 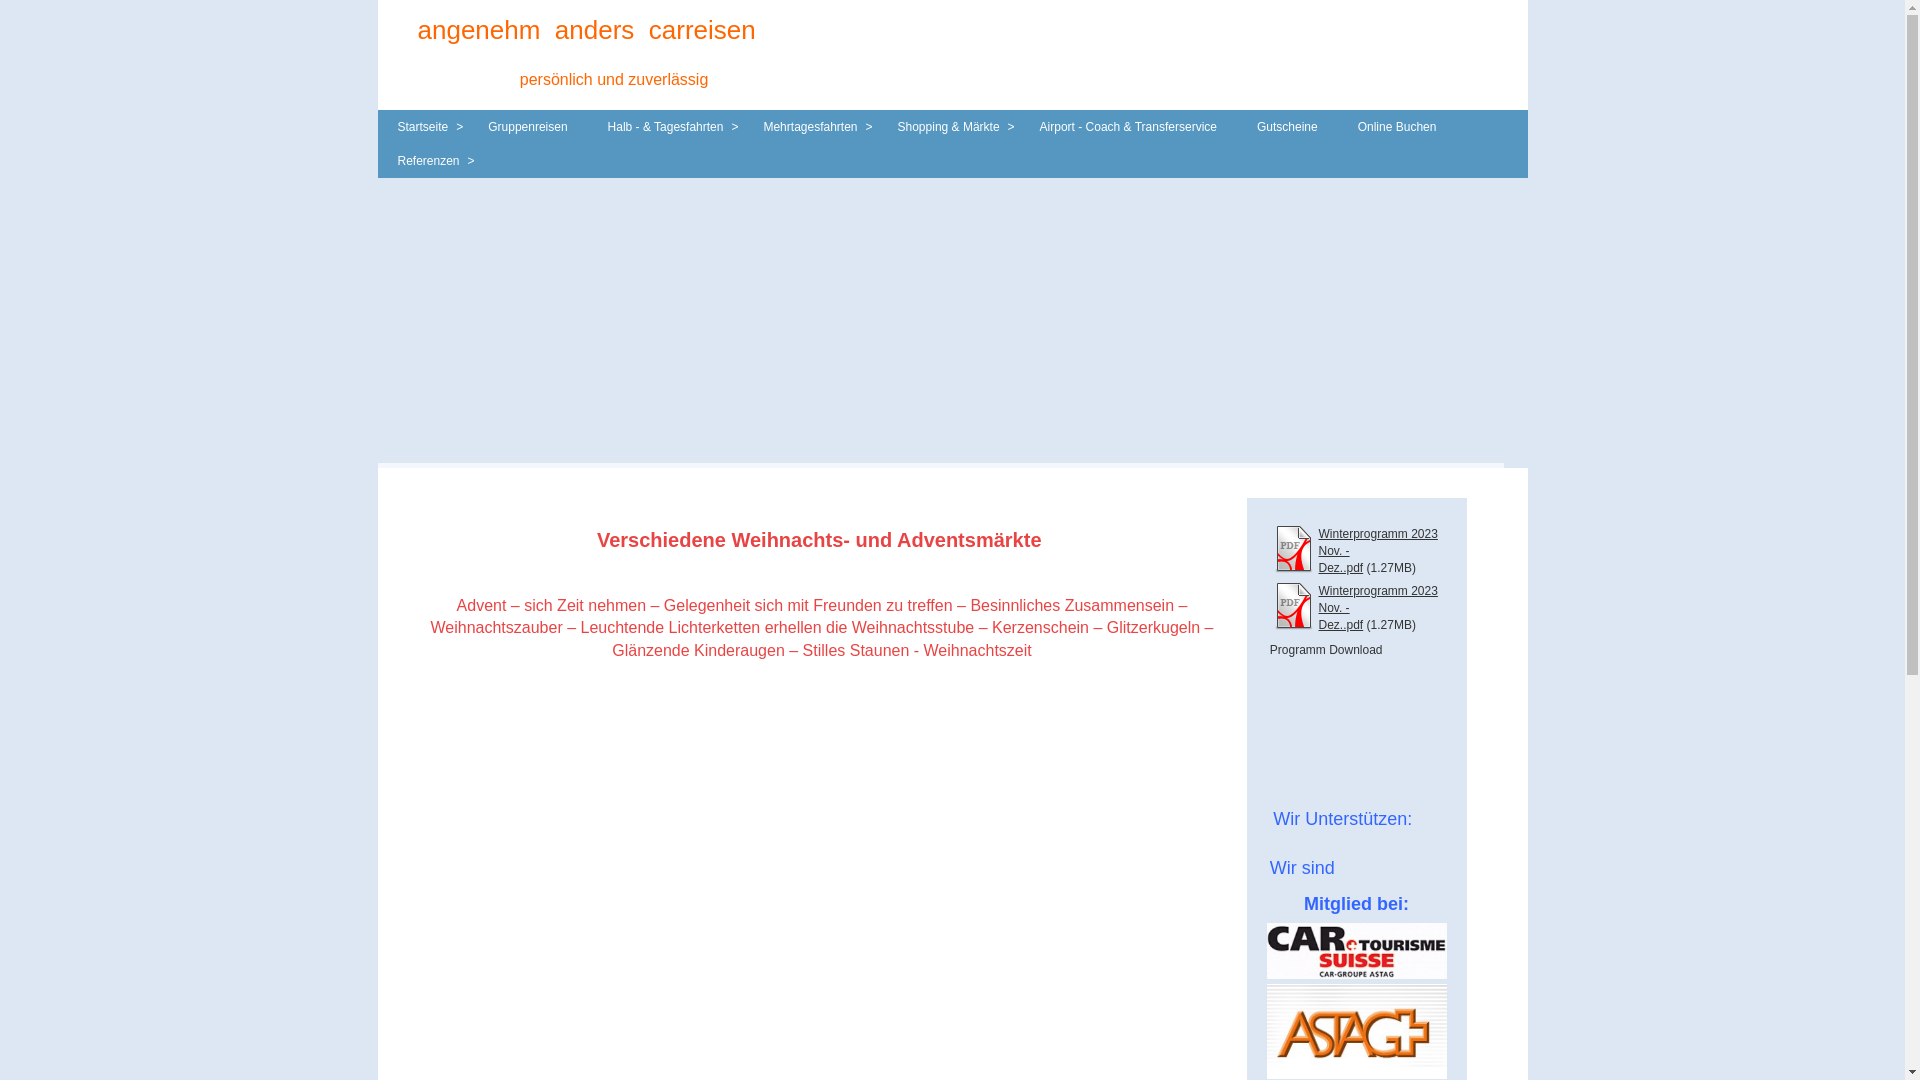 What do you see at coordinates (378, 160) in the screenshot?
I see `'Referenzen'` at bounding box center [378, 160].